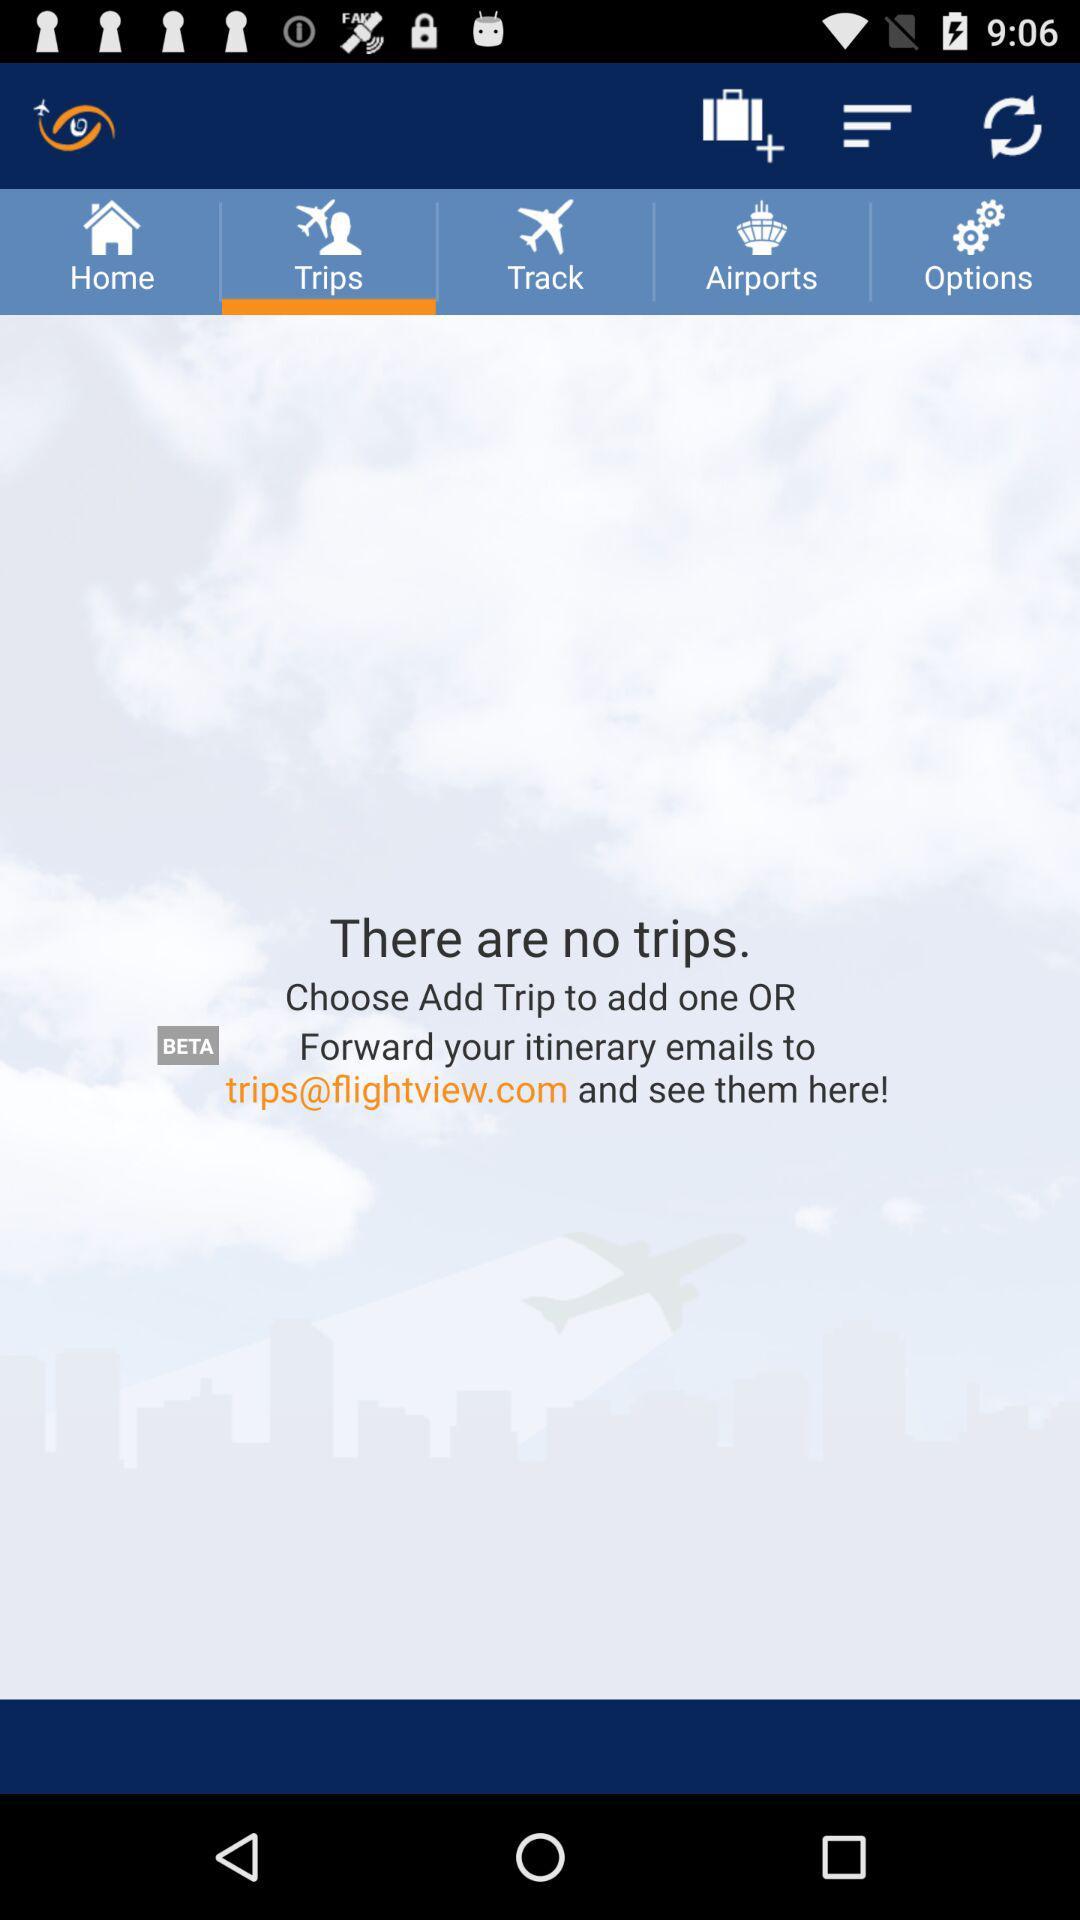  Describe the element at coordinates (327, 224) in the screenshot. I see `the icon next  to home` at that location.